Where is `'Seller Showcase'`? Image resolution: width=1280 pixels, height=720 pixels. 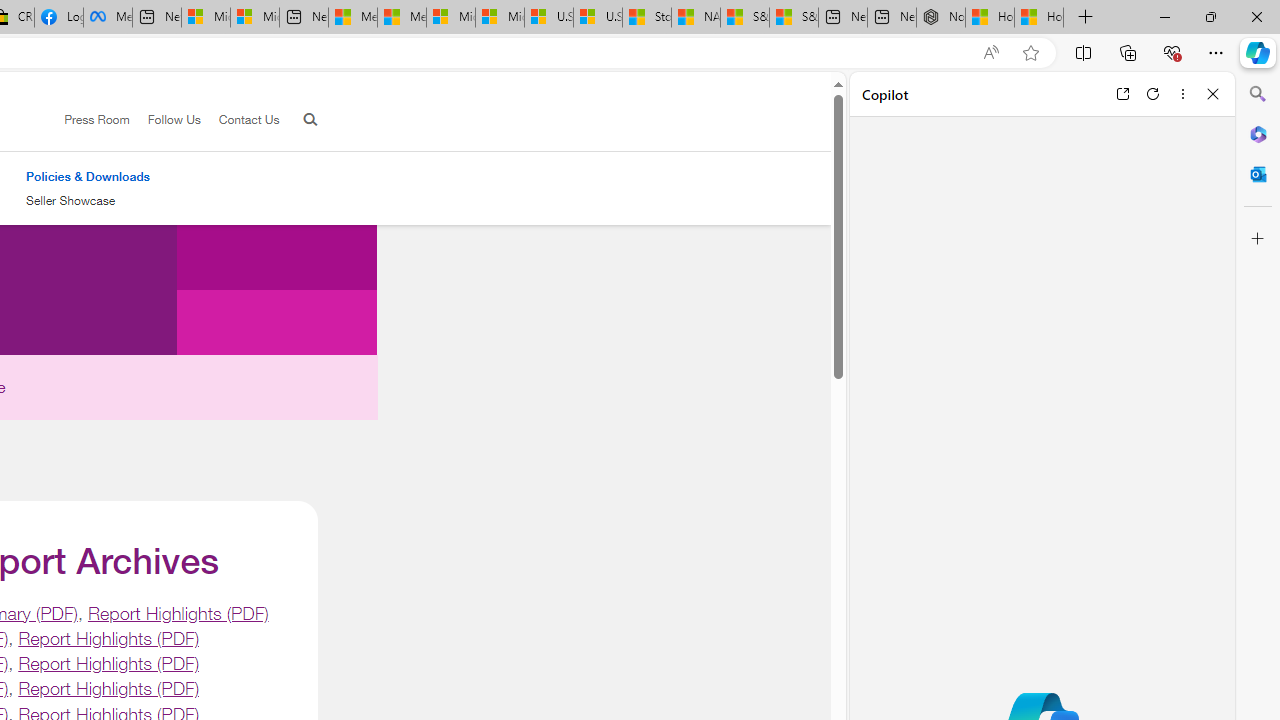
'Seller Showcase' is located at coordinates (87, 201).